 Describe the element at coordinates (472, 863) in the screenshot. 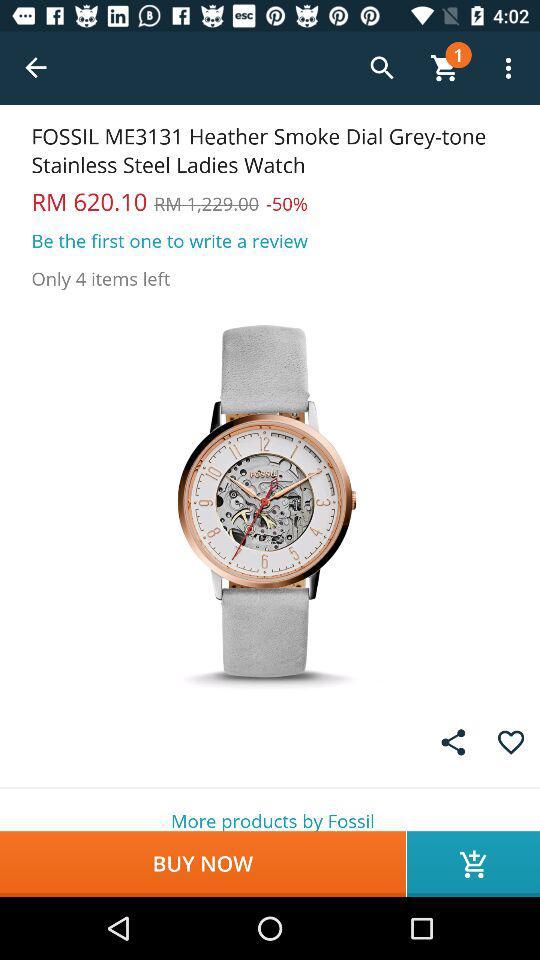

I see `icon next to the buy now icon` at that location.